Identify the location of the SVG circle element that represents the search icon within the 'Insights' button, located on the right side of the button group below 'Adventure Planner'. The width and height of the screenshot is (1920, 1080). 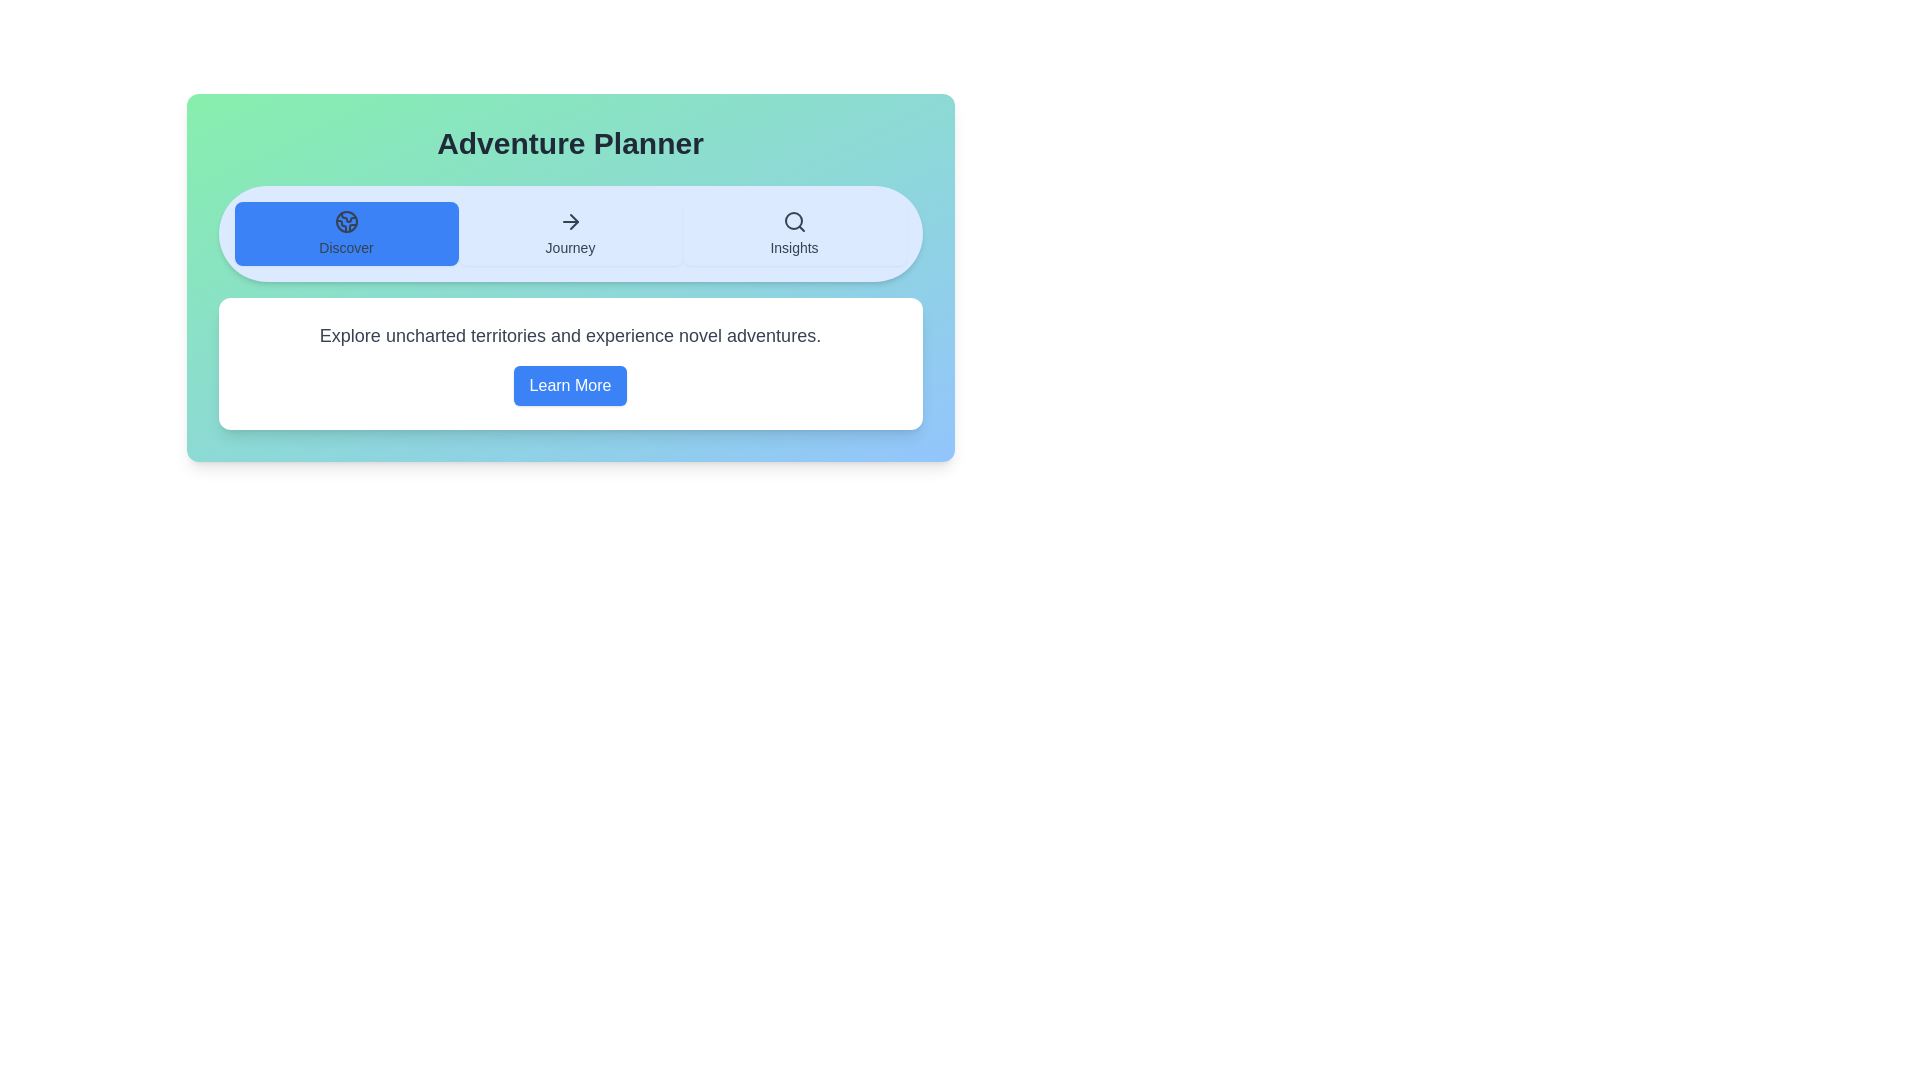
(792, 220).